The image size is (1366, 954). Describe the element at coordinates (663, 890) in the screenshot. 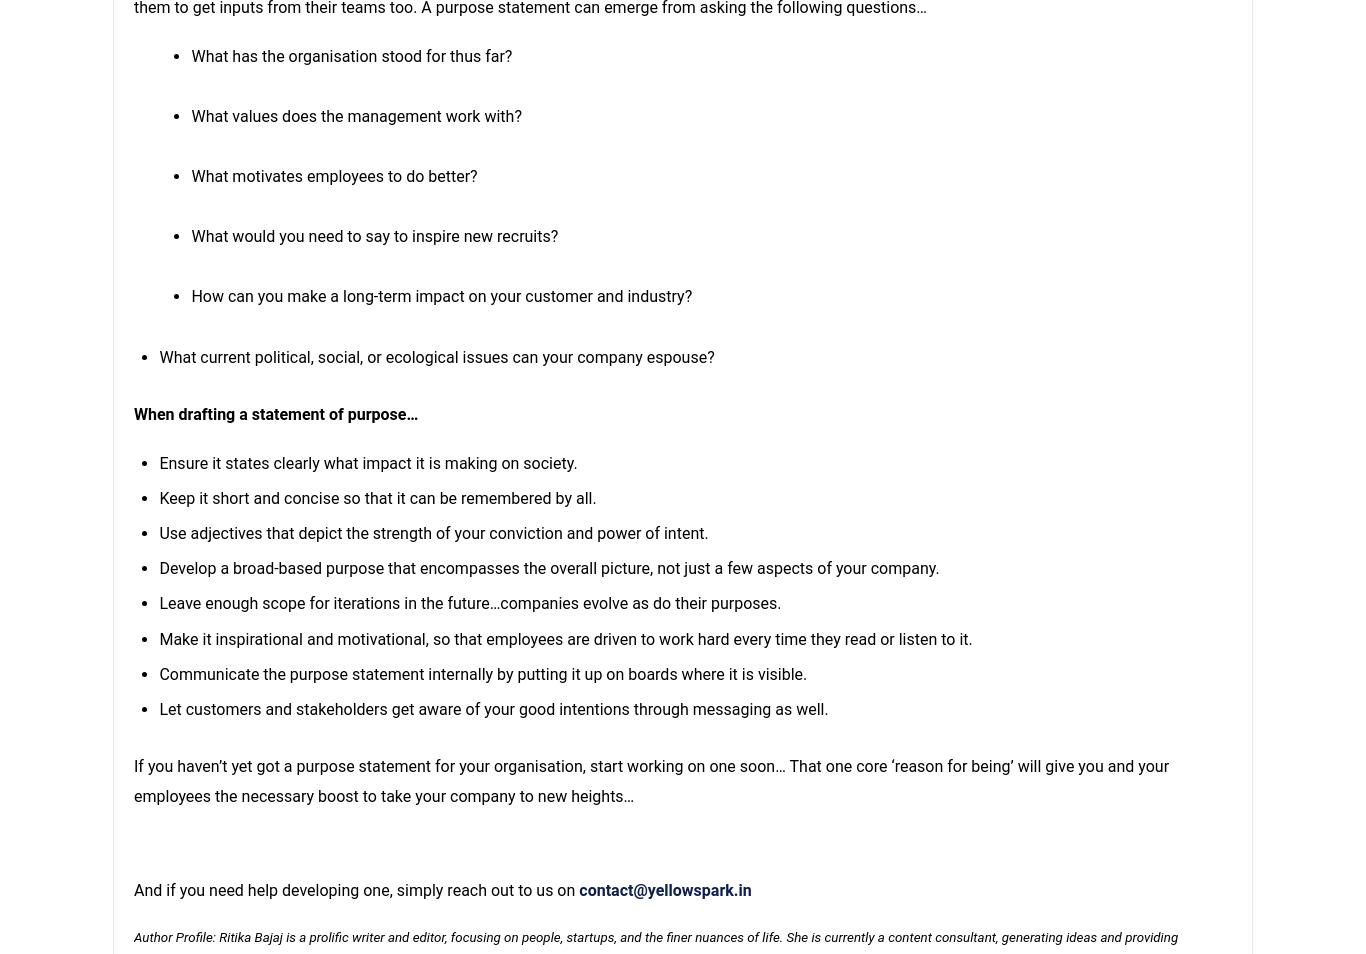

I see `'contact@yellowspark.in'` at that location.